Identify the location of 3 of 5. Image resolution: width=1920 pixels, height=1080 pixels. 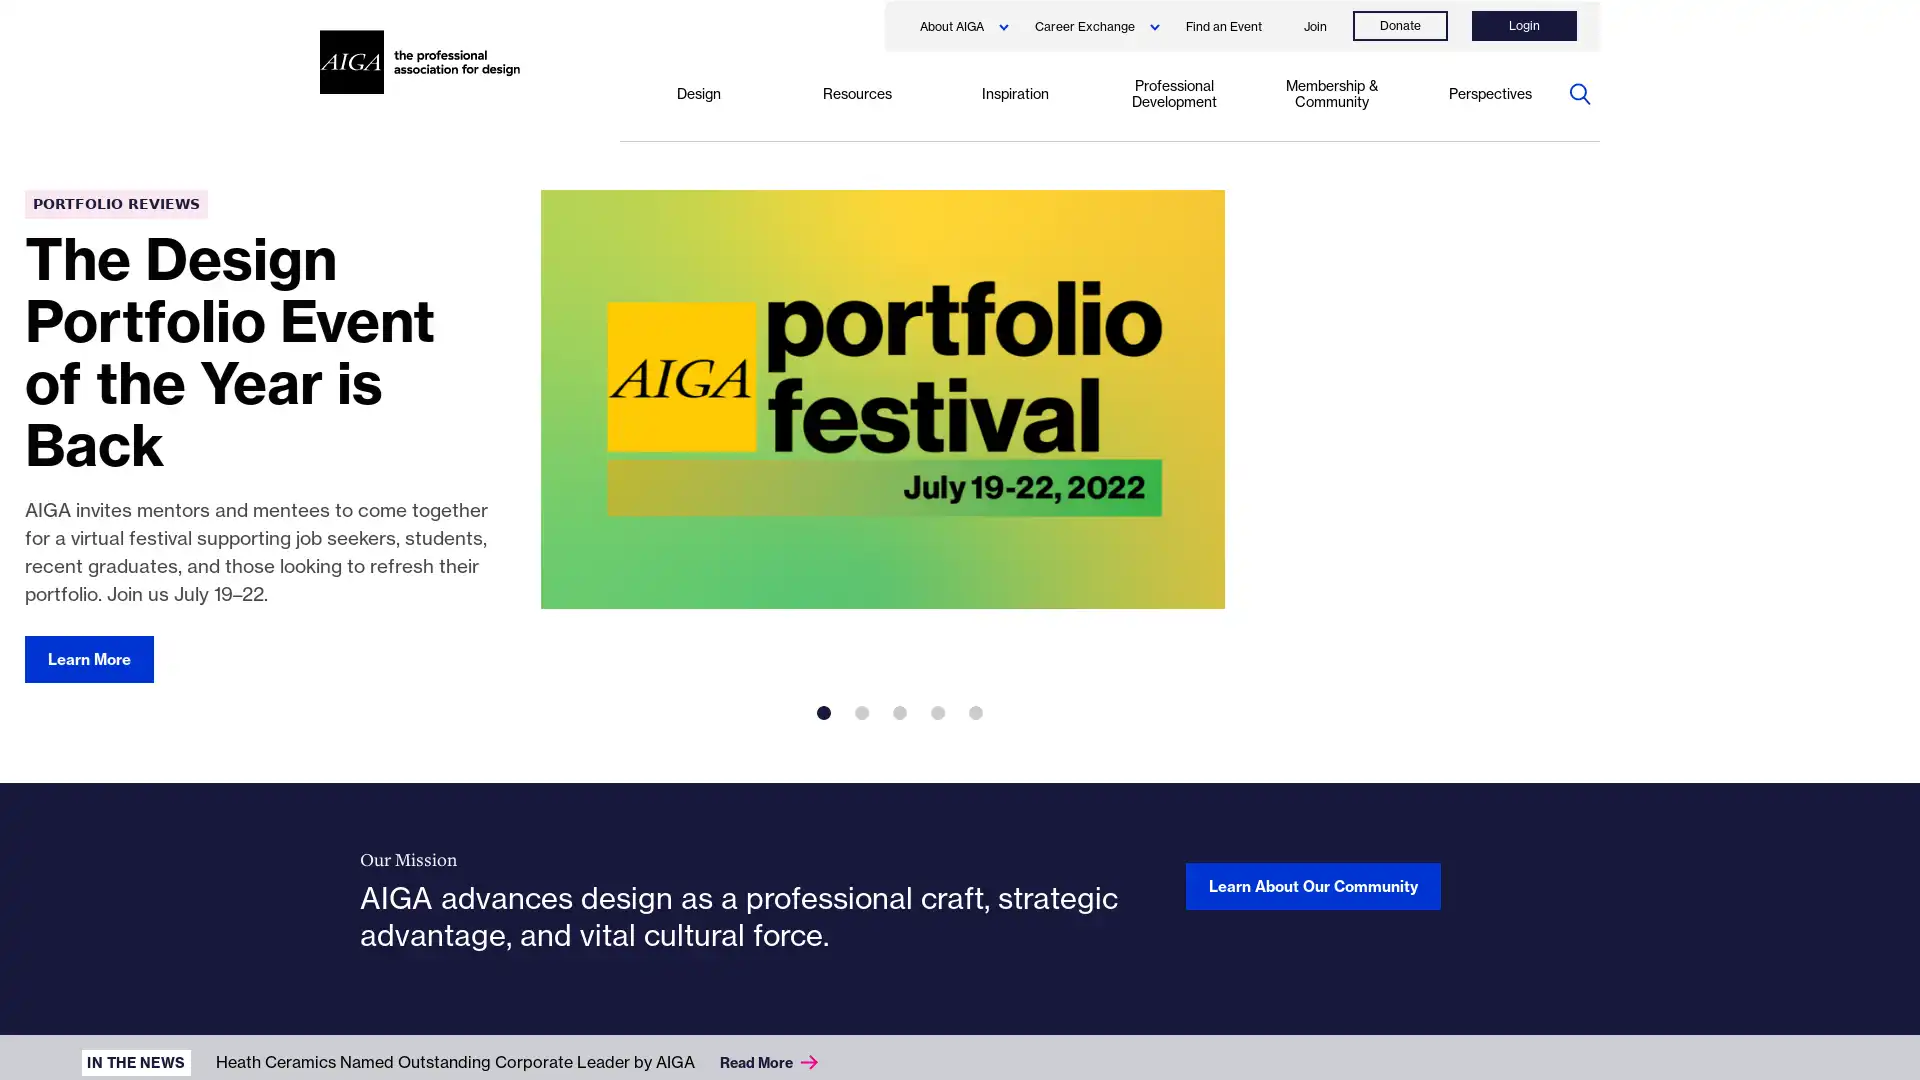
(899, 712).